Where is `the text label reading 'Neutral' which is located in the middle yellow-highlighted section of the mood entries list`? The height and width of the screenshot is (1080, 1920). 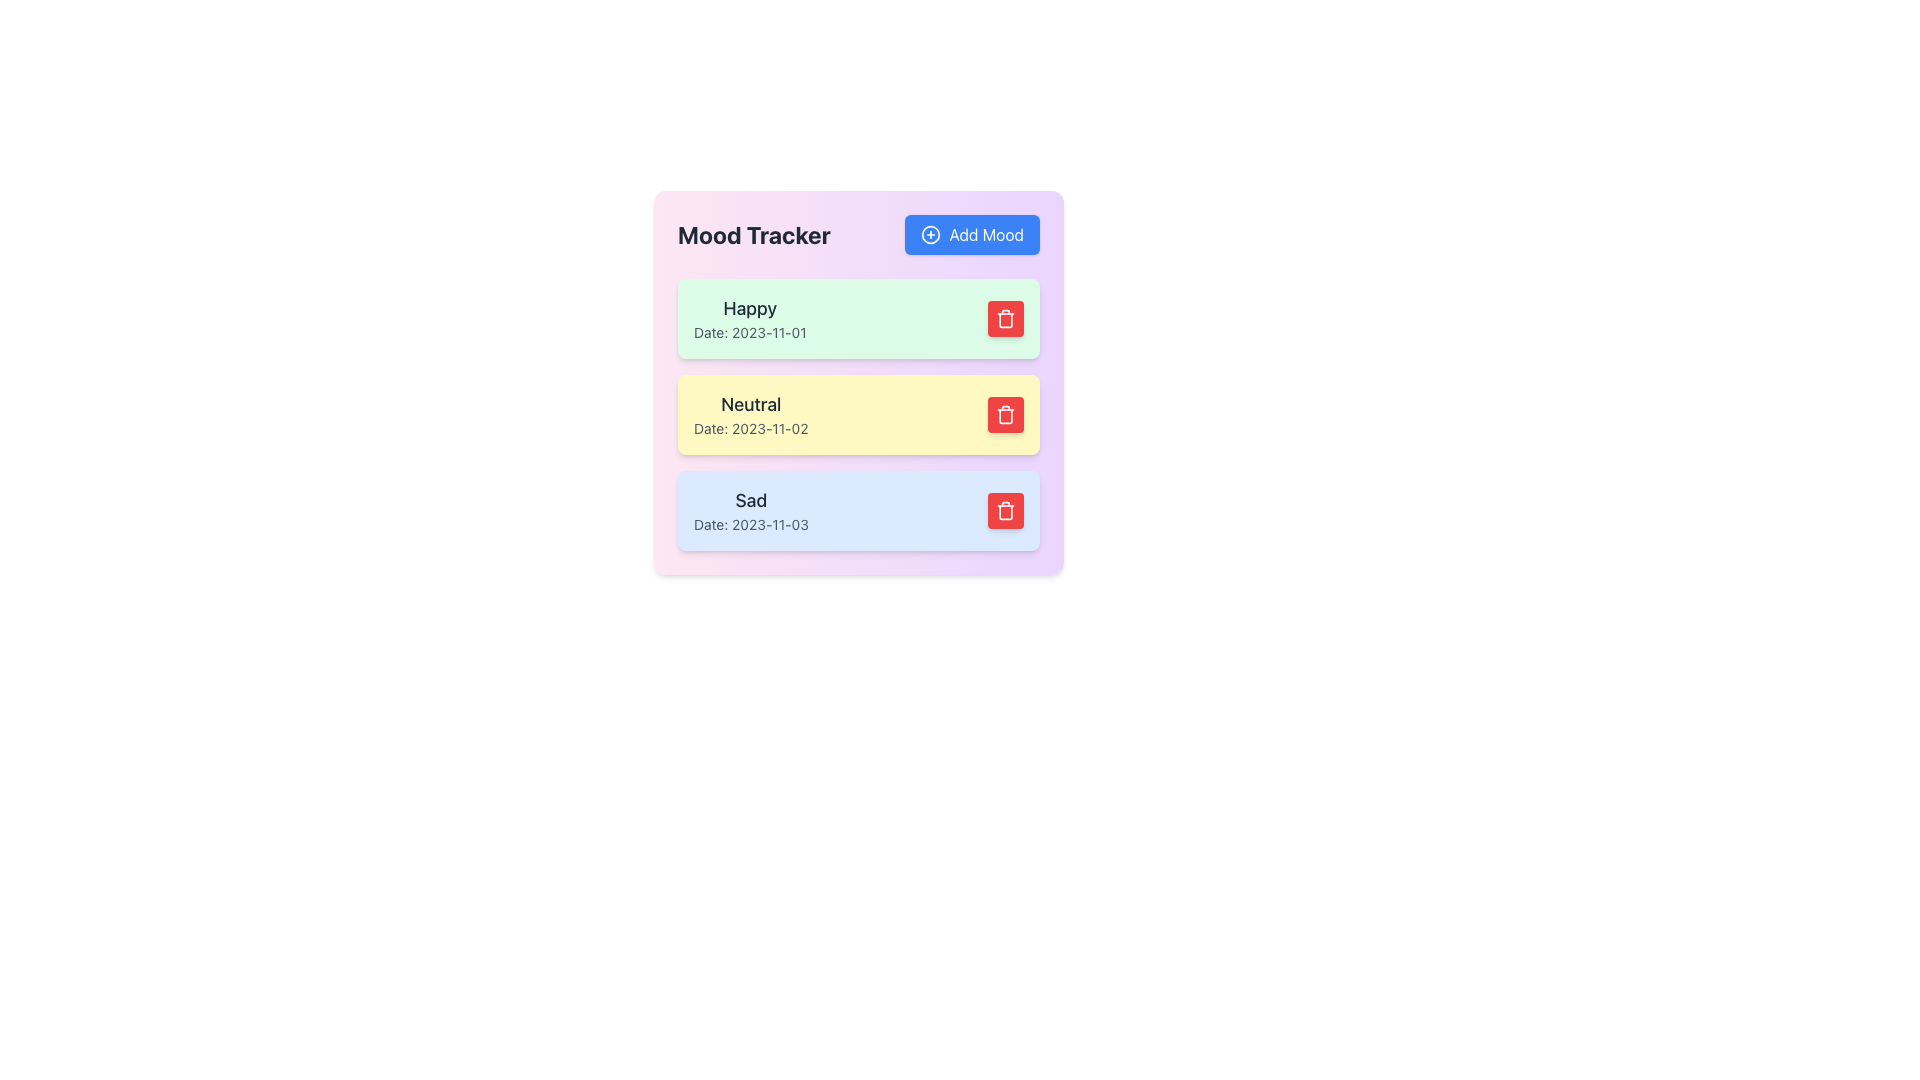 the text label reading 'Neutral' which is located in the middle yellow-highlighted section of the mood entries list is located at coordinates (750, 405).